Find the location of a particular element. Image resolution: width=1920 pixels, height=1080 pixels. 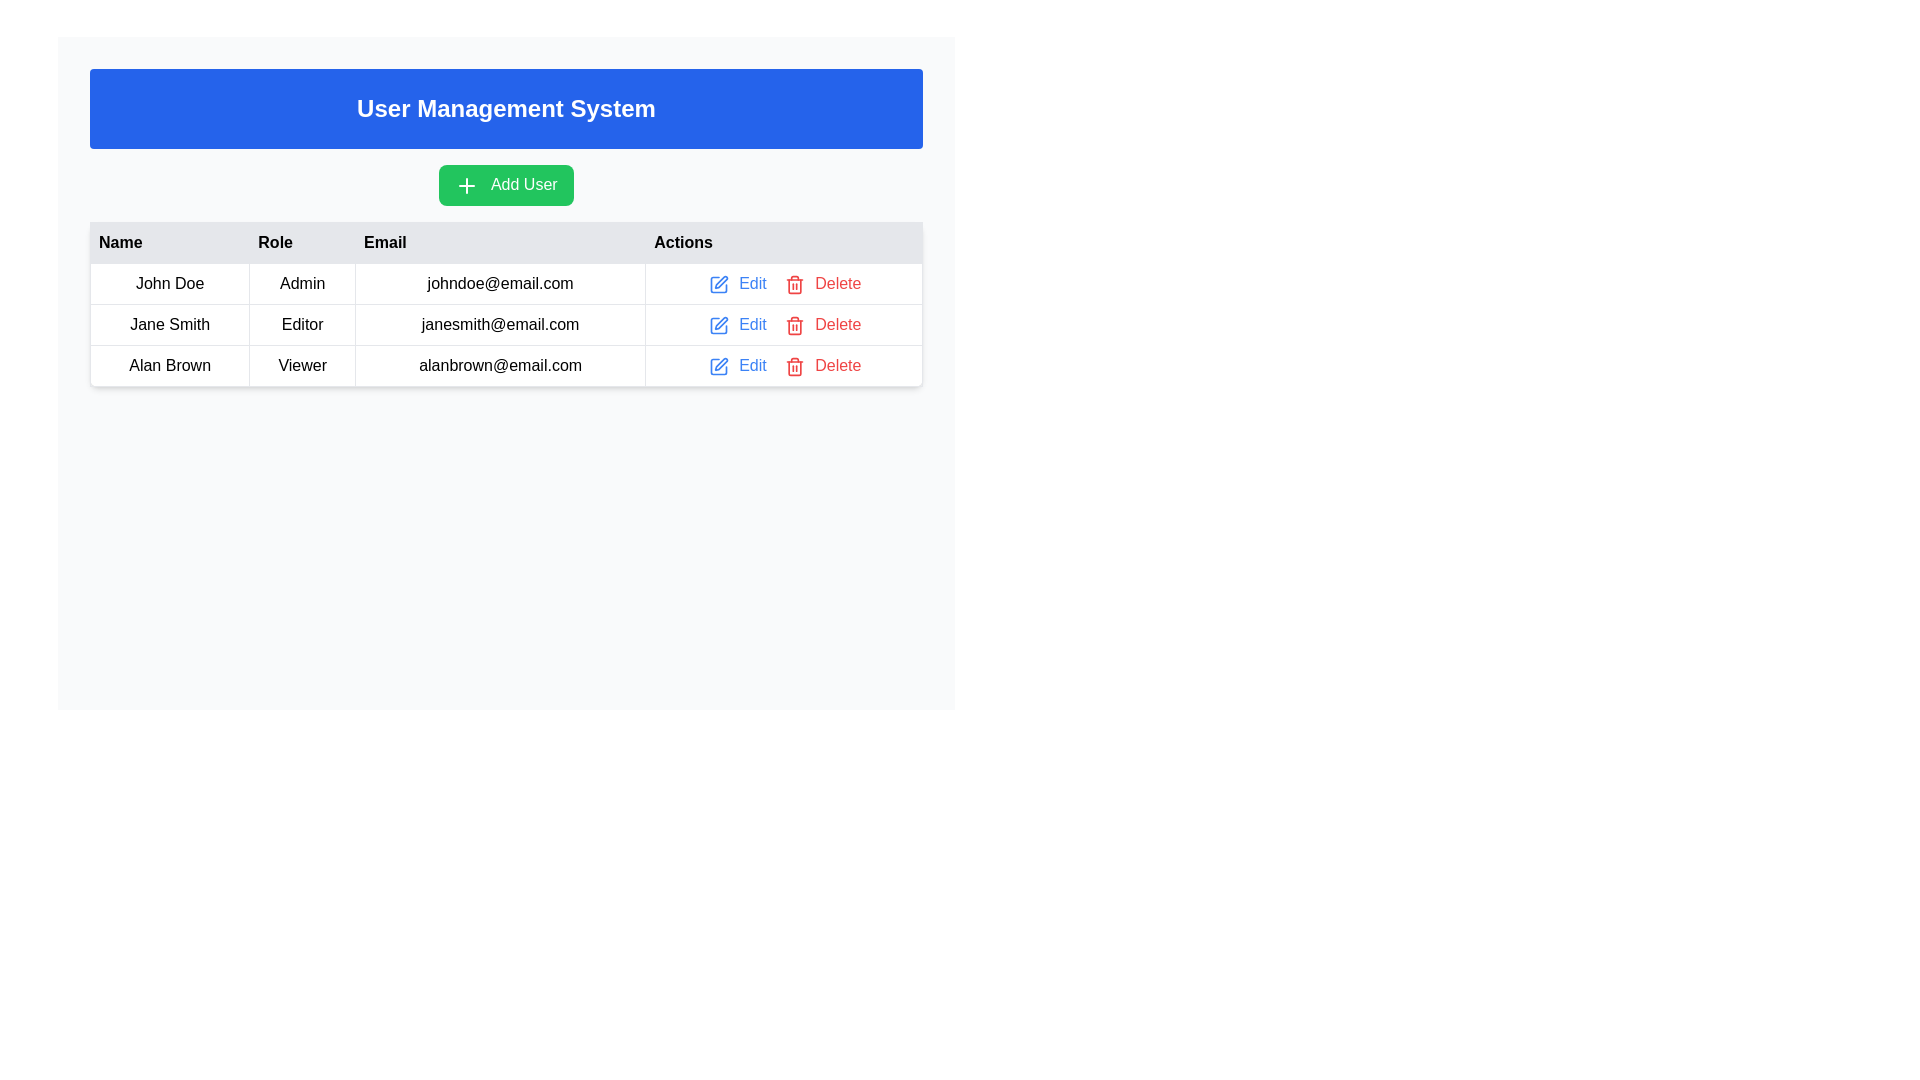

the trash can icon within the 'Delete' button to initiate deletion of the corresponding user entry in the table is located at coordinates (793, 284).